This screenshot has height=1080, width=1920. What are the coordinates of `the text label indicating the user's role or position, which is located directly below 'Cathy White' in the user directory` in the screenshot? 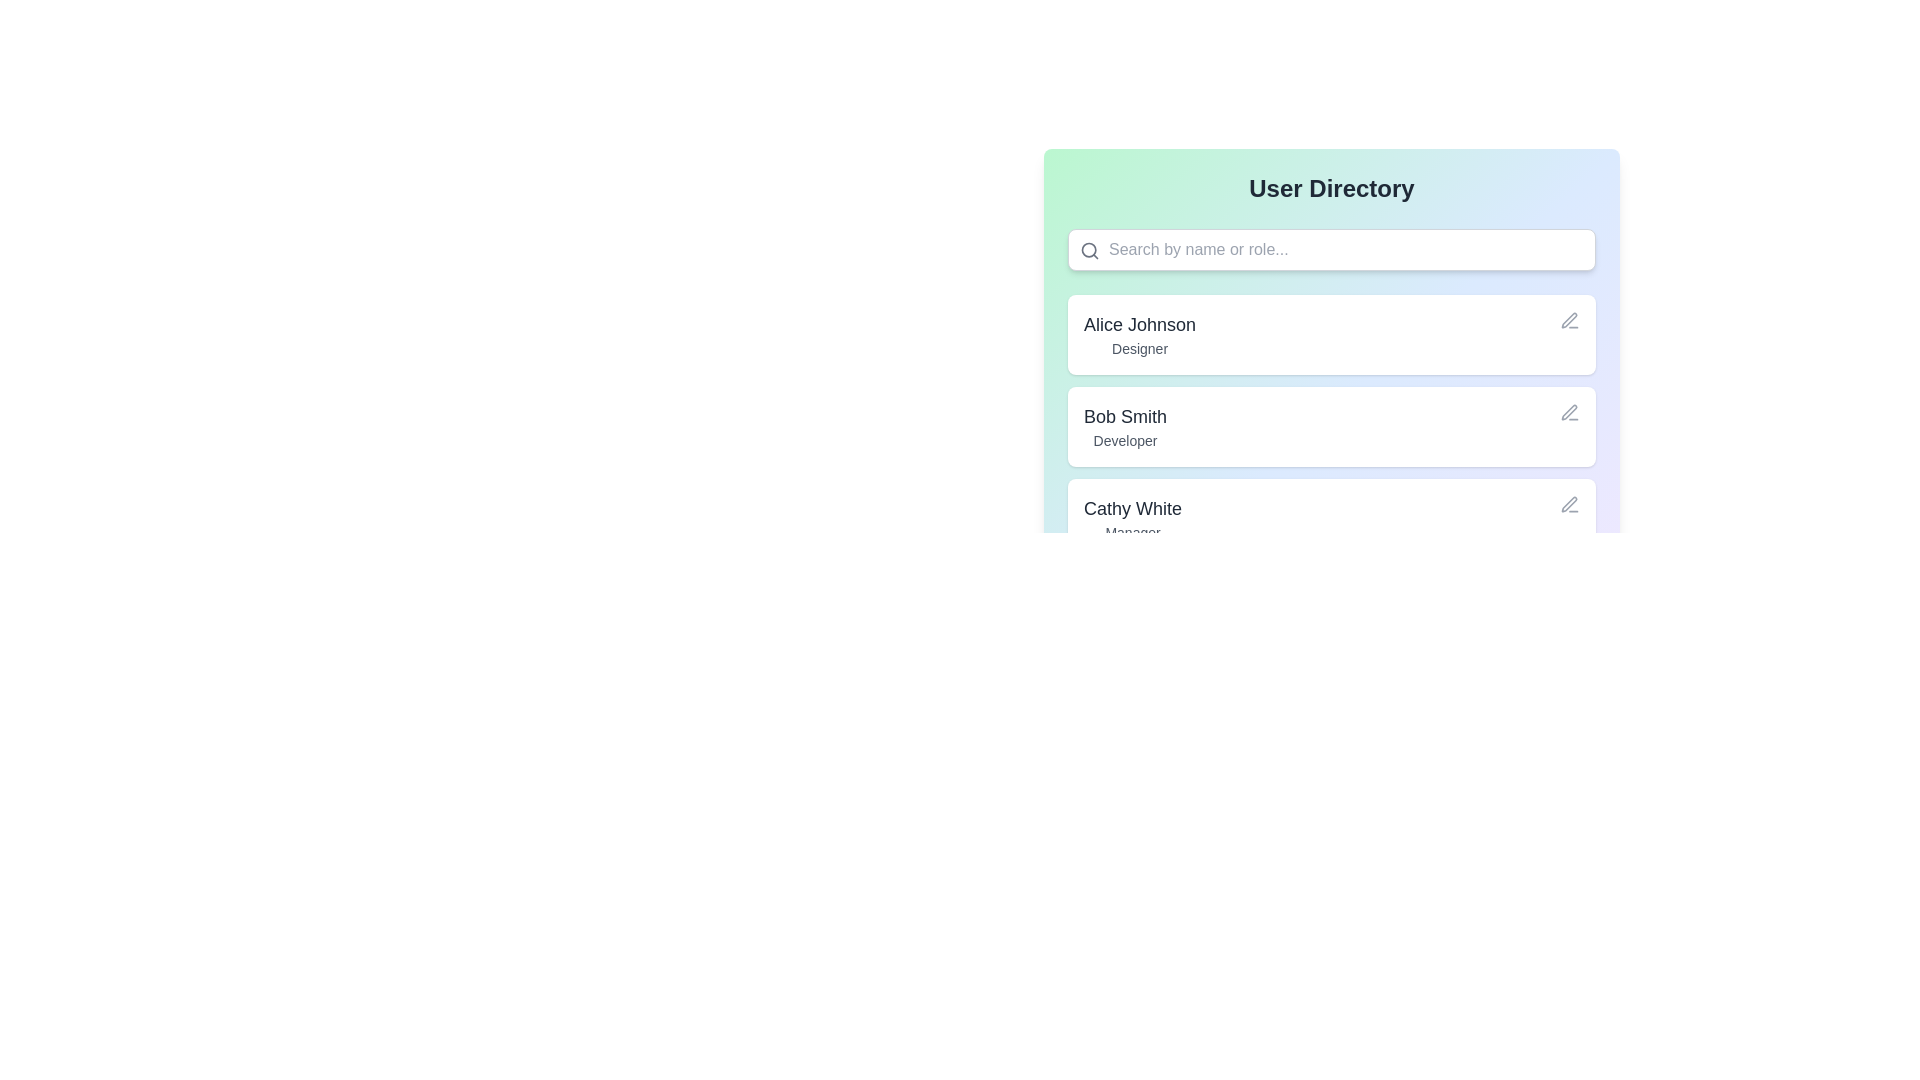 It's located at (1132, 531).